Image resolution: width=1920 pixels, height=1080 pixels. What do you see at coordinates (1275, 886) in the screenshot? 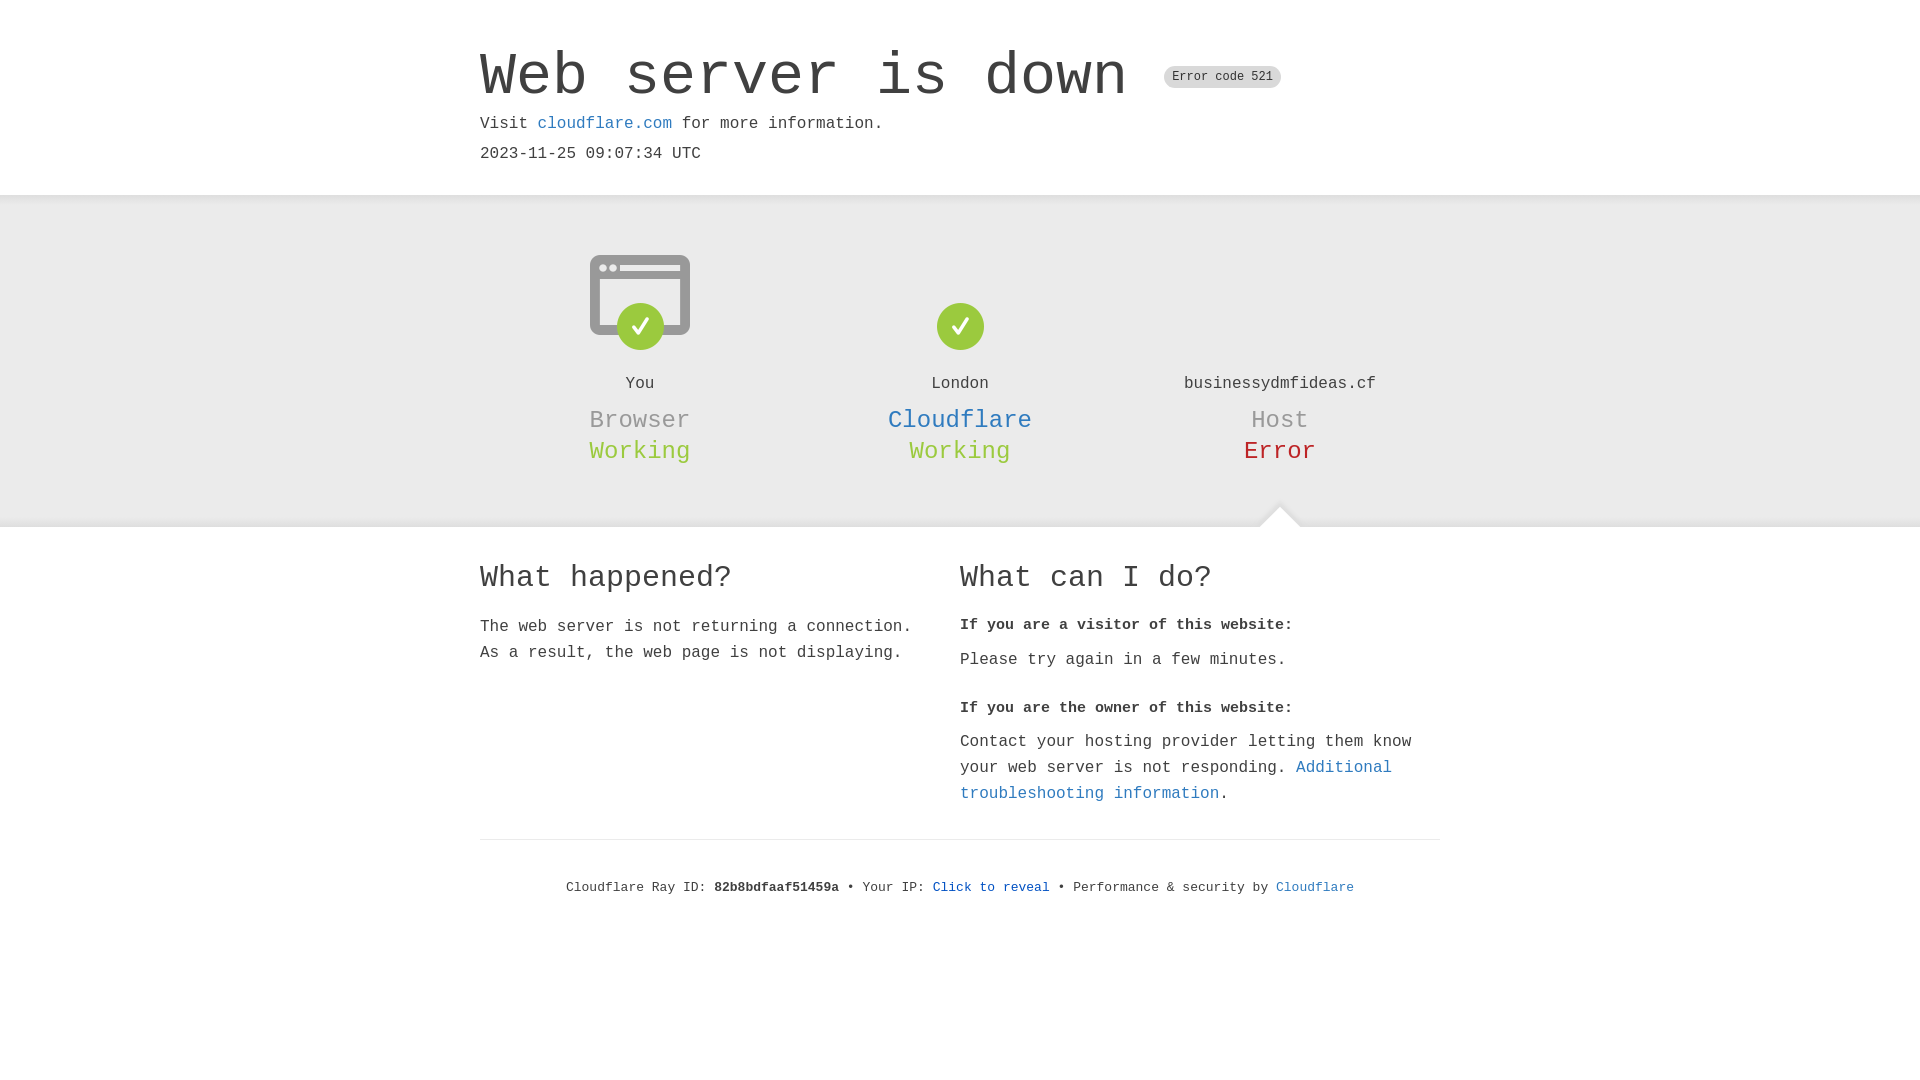
I see `'Cloudflare'` at bounding box center [1275, 886].